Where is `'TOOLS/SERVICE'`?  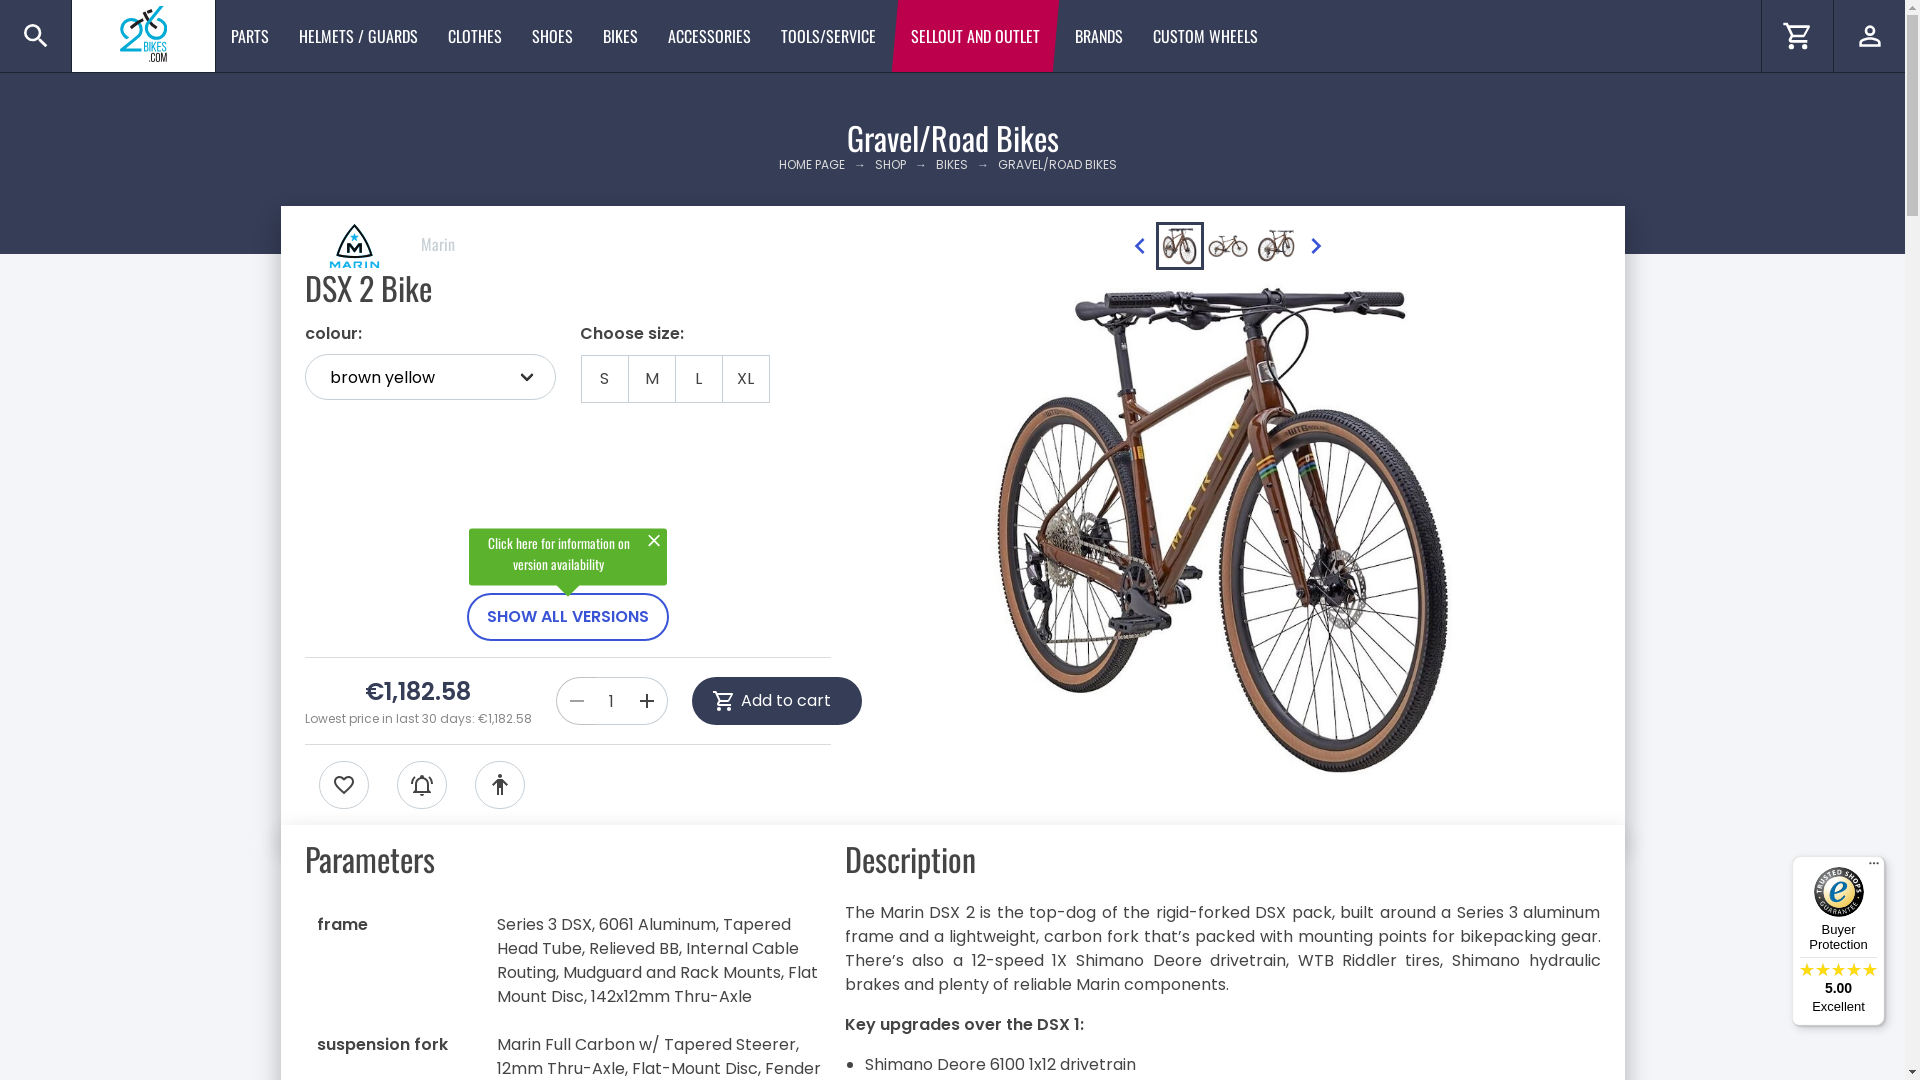
'TOOLS/SERVICE' is located at coordinates (828, 35).